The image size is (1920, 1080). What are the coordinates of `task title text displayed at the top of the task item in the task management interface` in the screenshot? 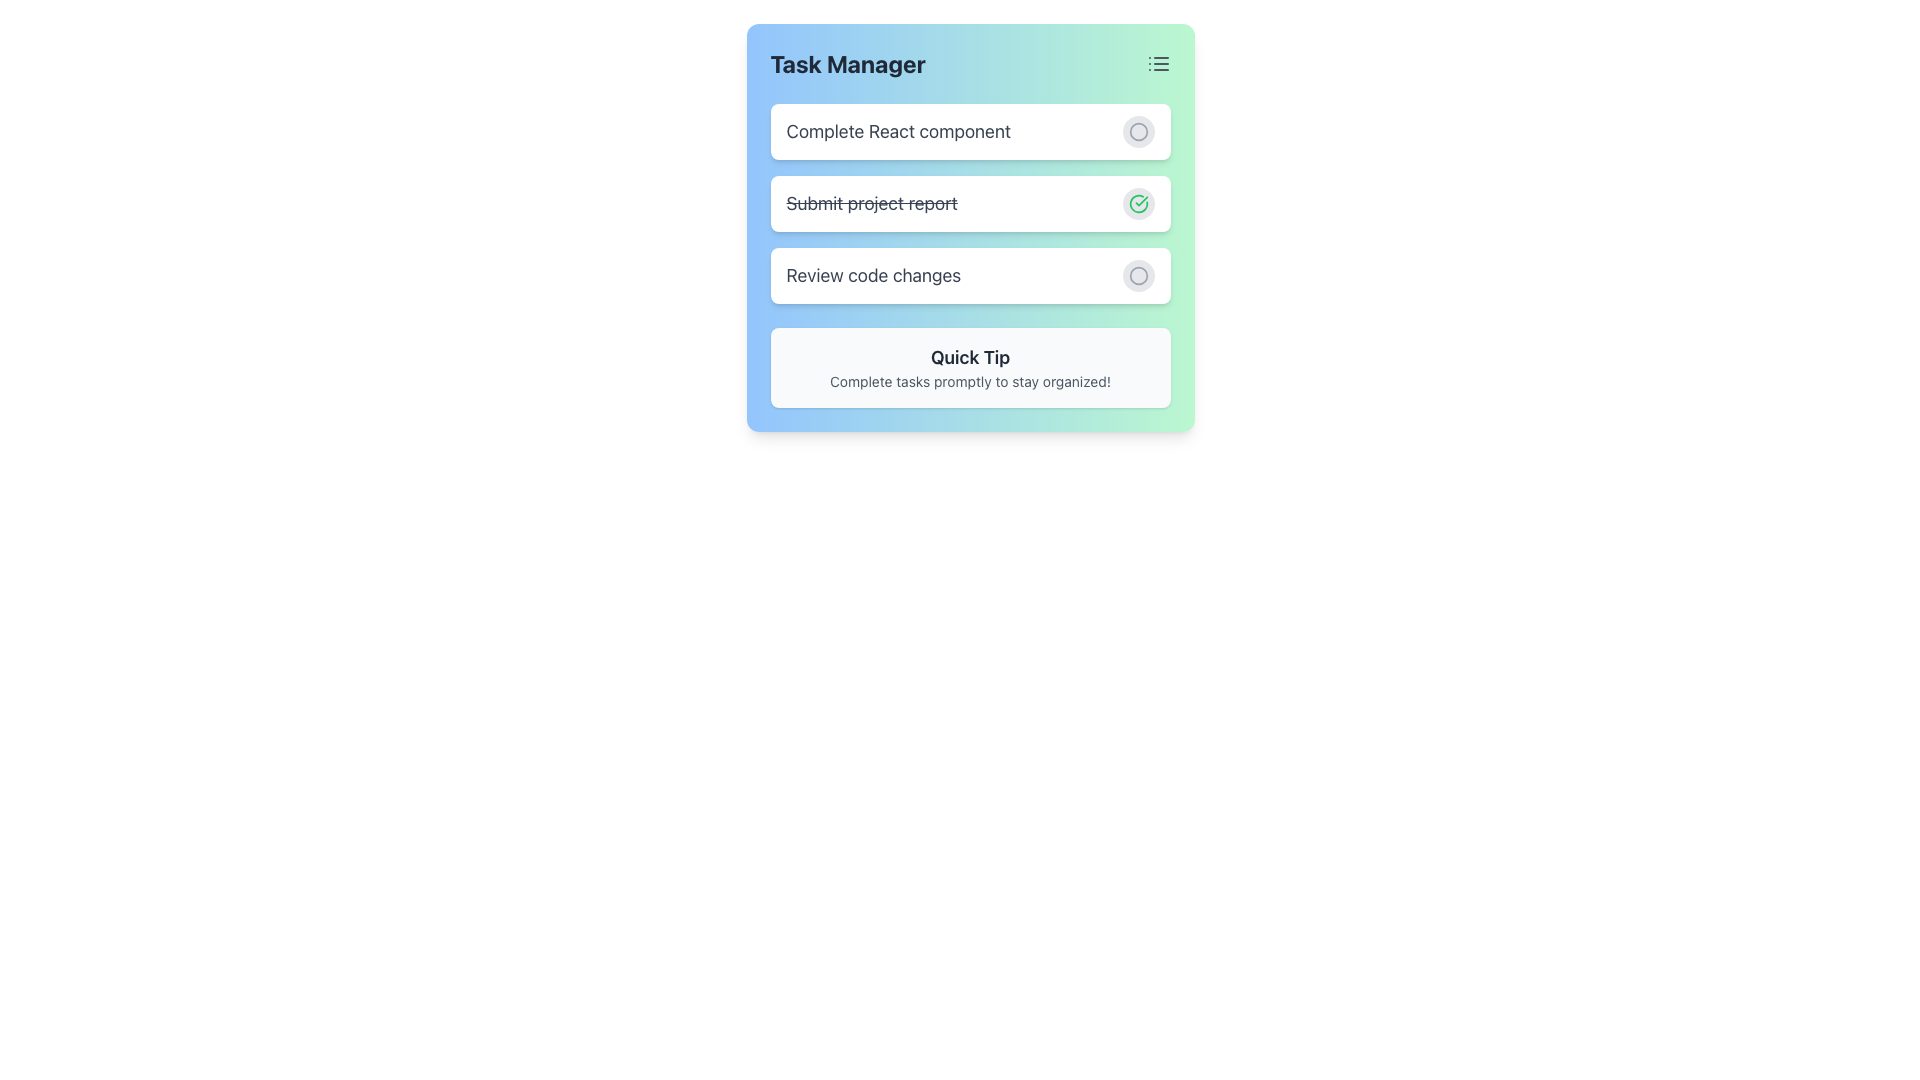 It's located at (897, 131).